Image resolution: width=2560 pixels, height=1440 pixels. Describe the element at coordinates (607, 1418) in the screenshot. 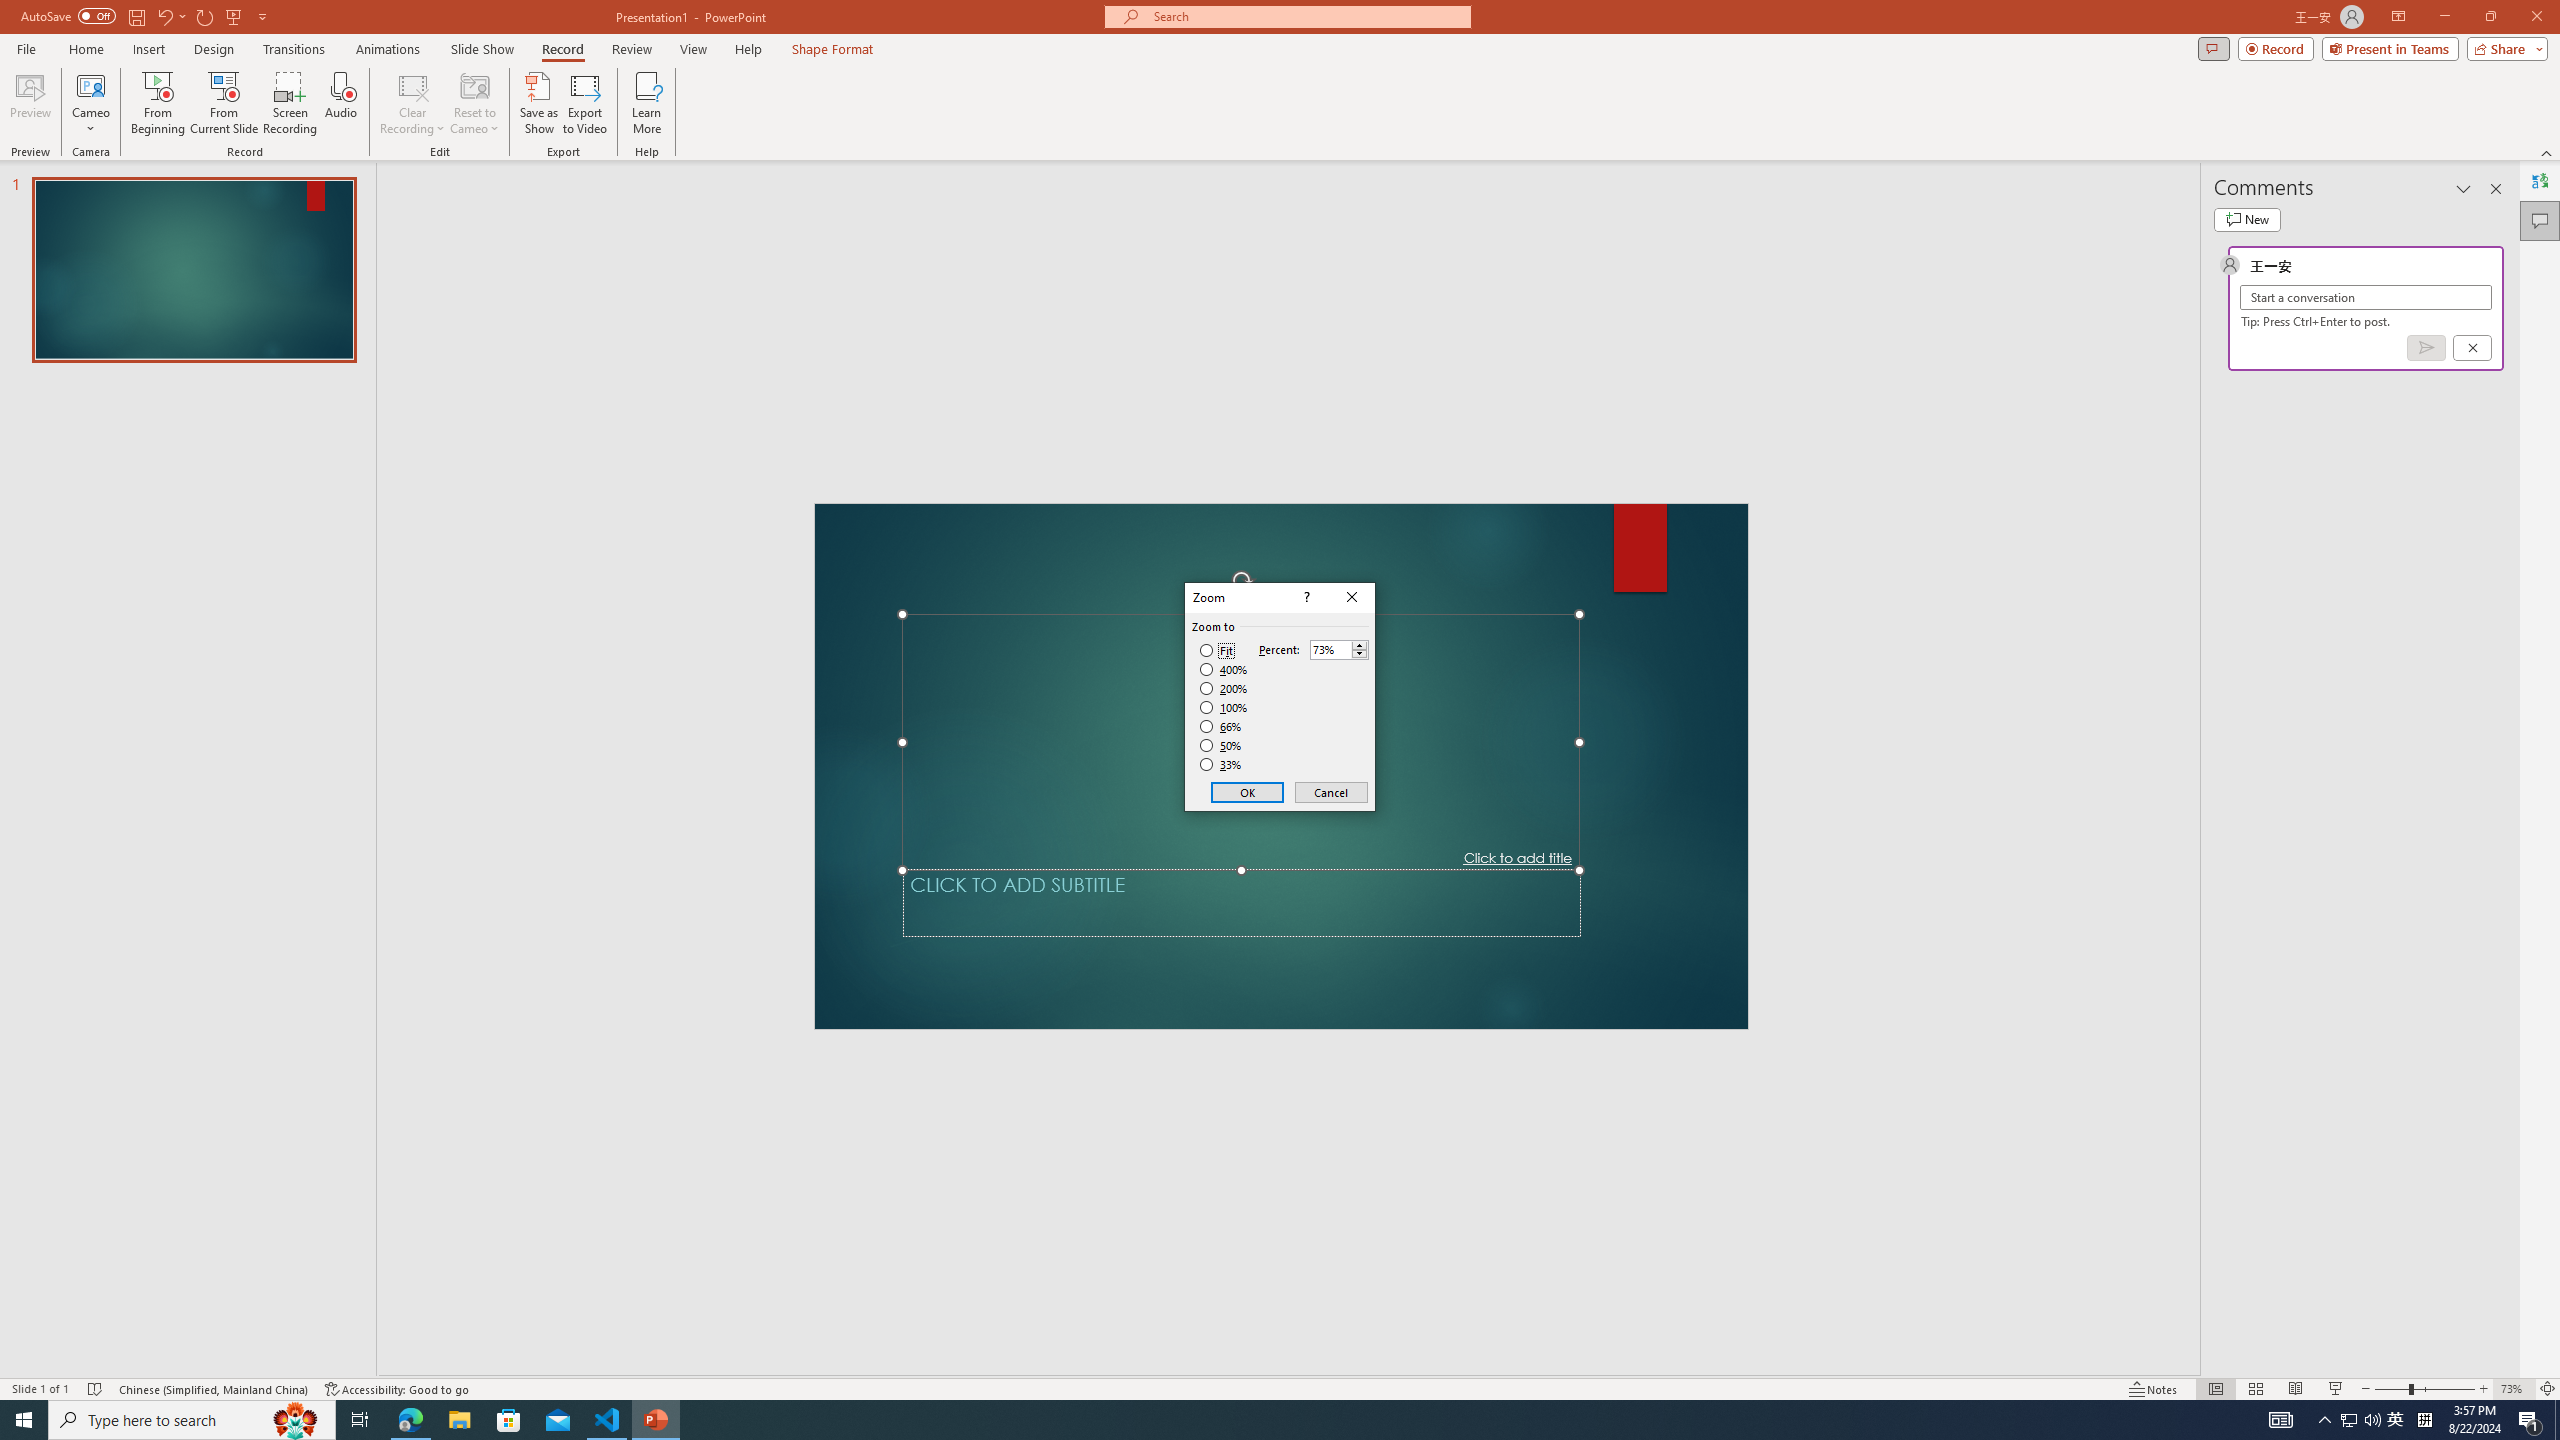

I see `'Visual Studio Code - 1 running window'` at that location.